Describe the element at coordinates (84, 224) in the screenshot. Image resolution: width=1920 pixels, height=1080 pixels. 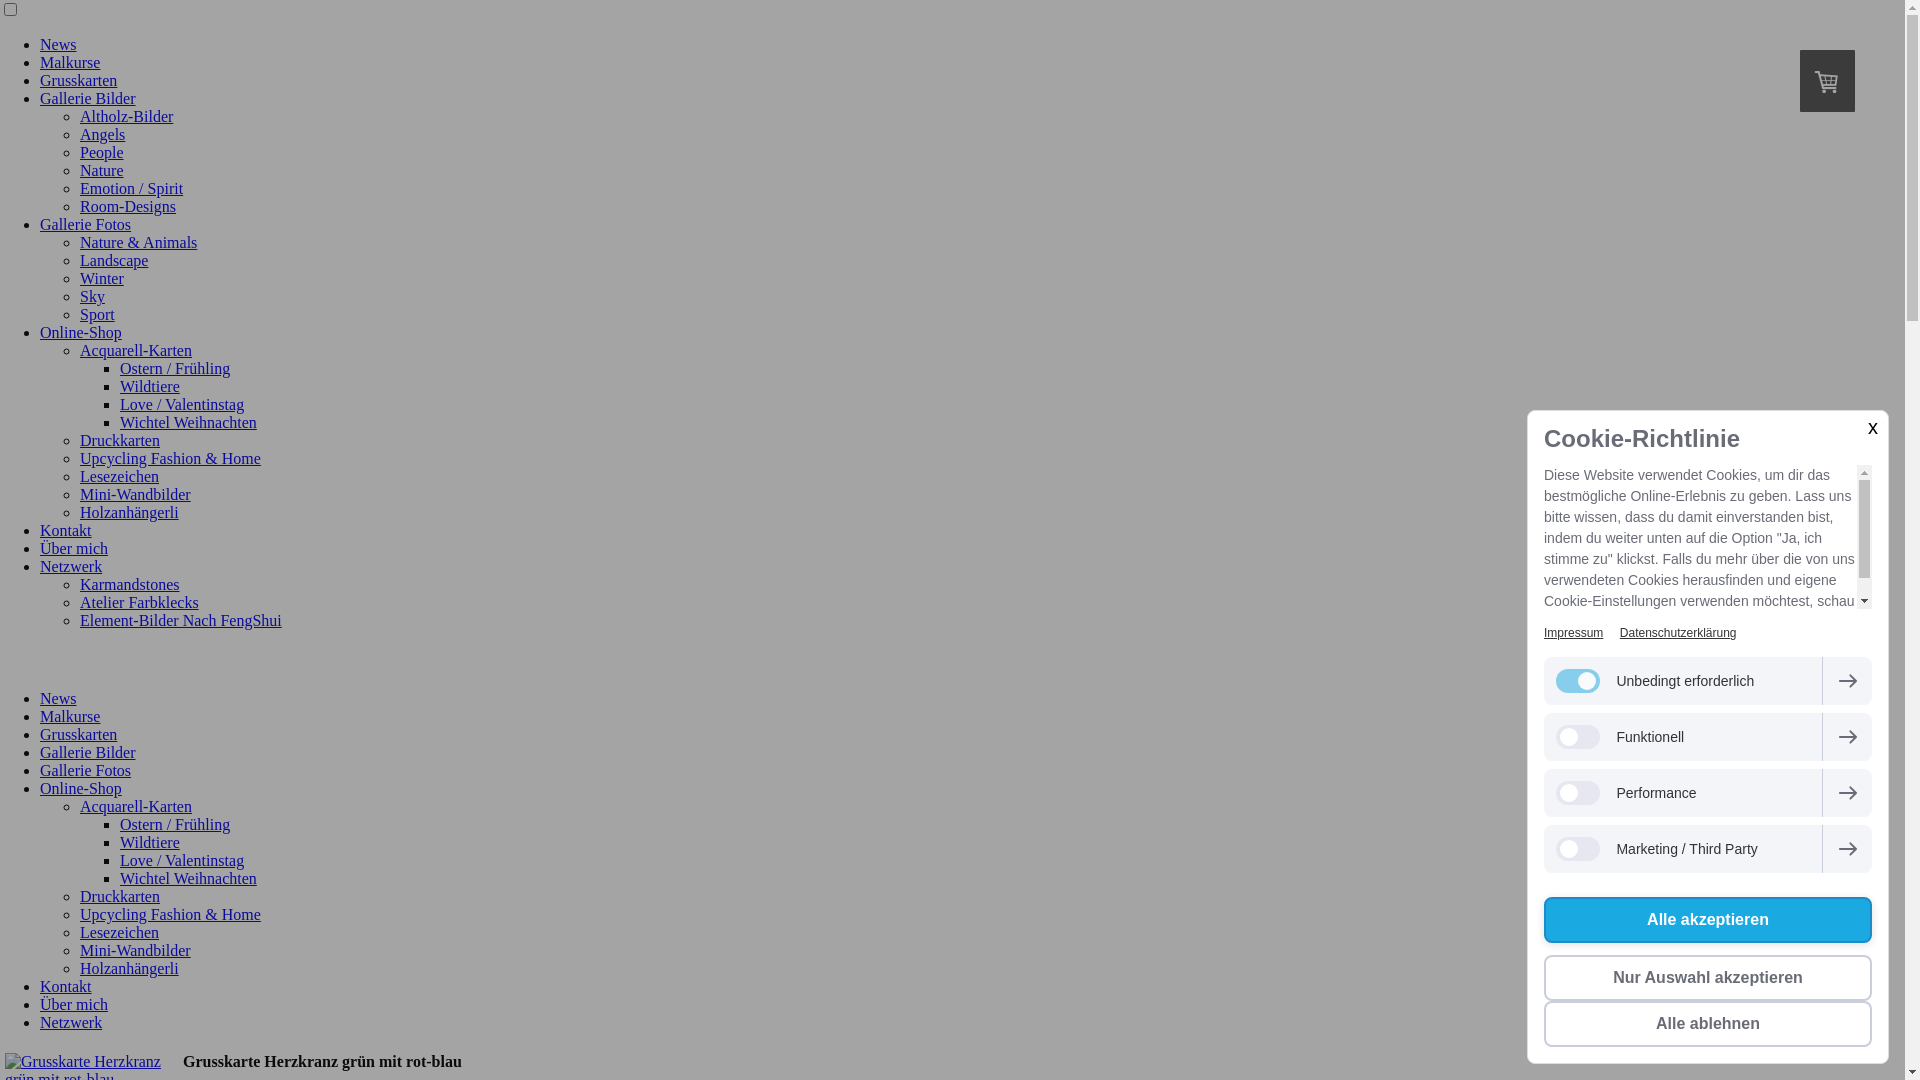
I see `'Gallerie Fotos'` at that location.